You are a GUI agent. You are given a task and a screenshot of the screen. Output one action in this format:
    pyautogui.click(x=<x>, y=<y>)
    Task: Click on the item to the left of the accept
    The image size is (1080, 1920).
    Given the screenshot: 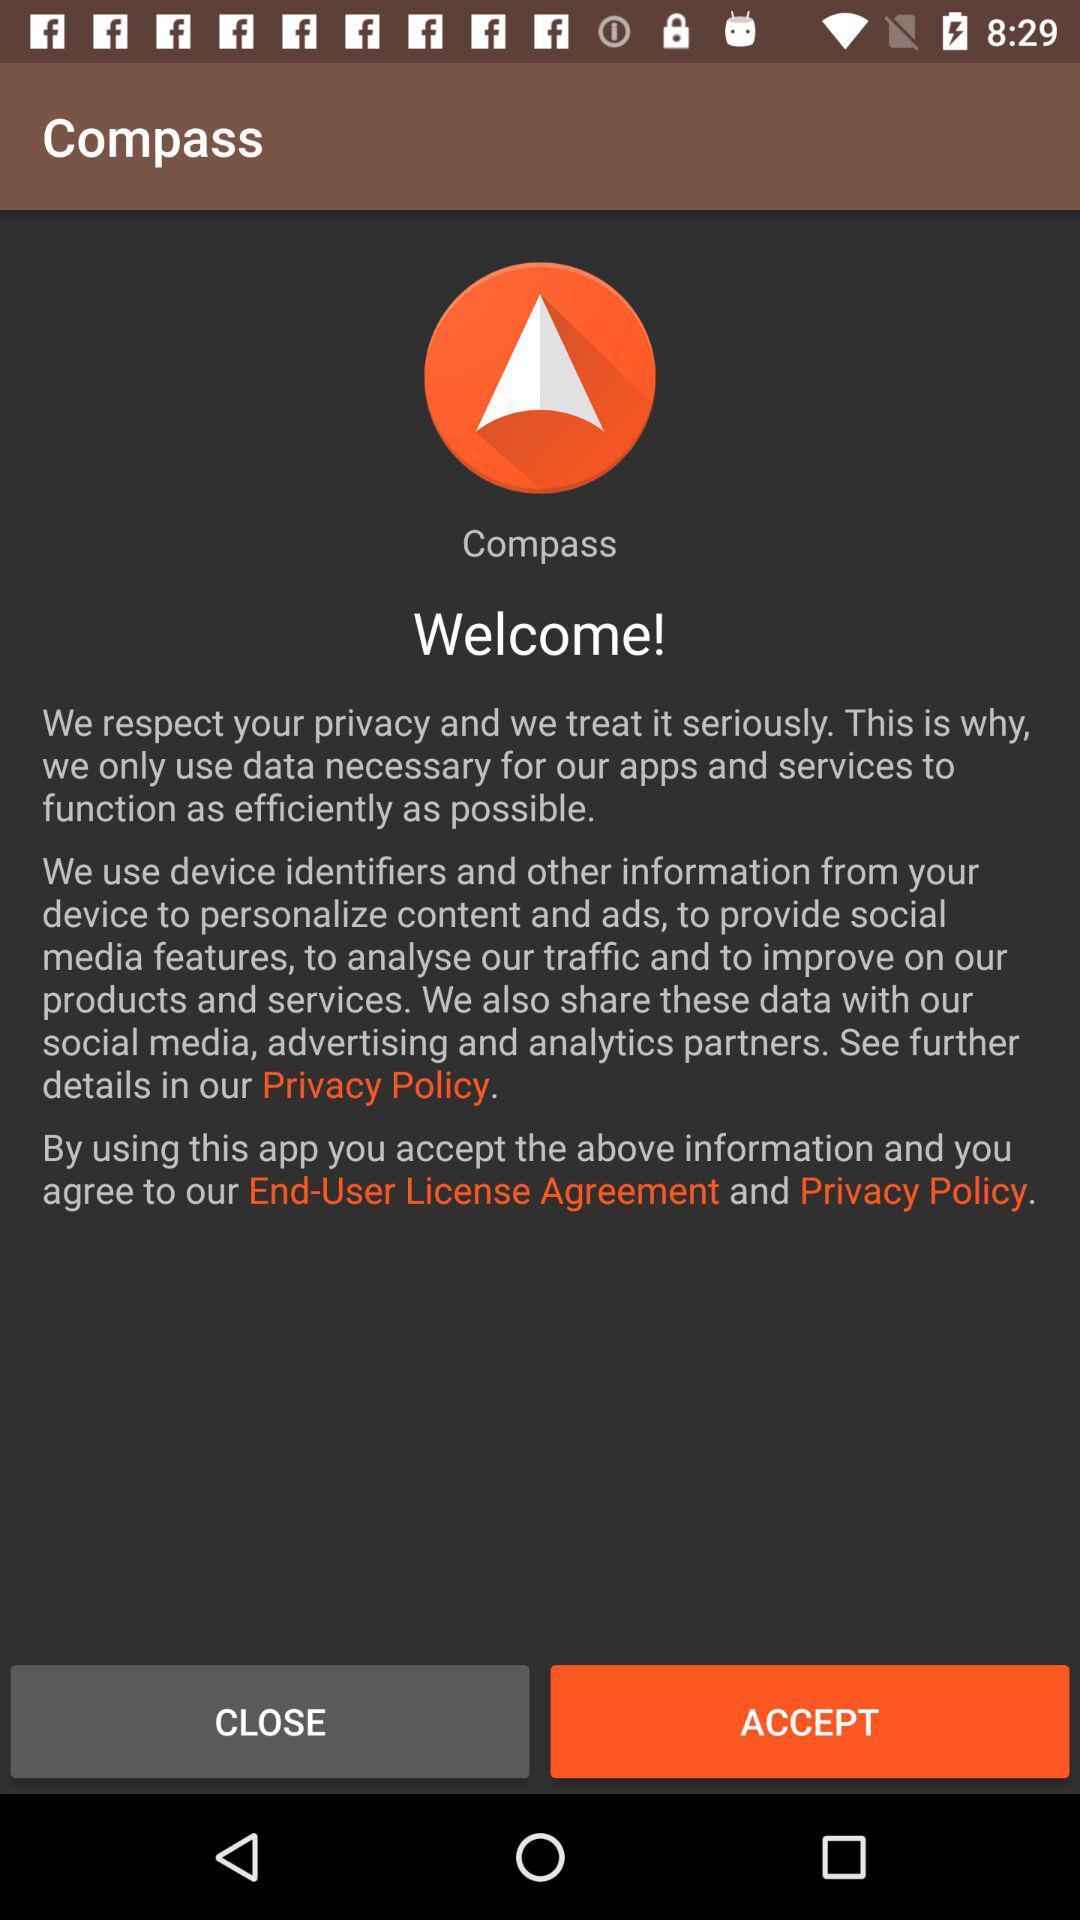 What is the action you would take?
    pyautogui.click(x=270, y=1720)
    